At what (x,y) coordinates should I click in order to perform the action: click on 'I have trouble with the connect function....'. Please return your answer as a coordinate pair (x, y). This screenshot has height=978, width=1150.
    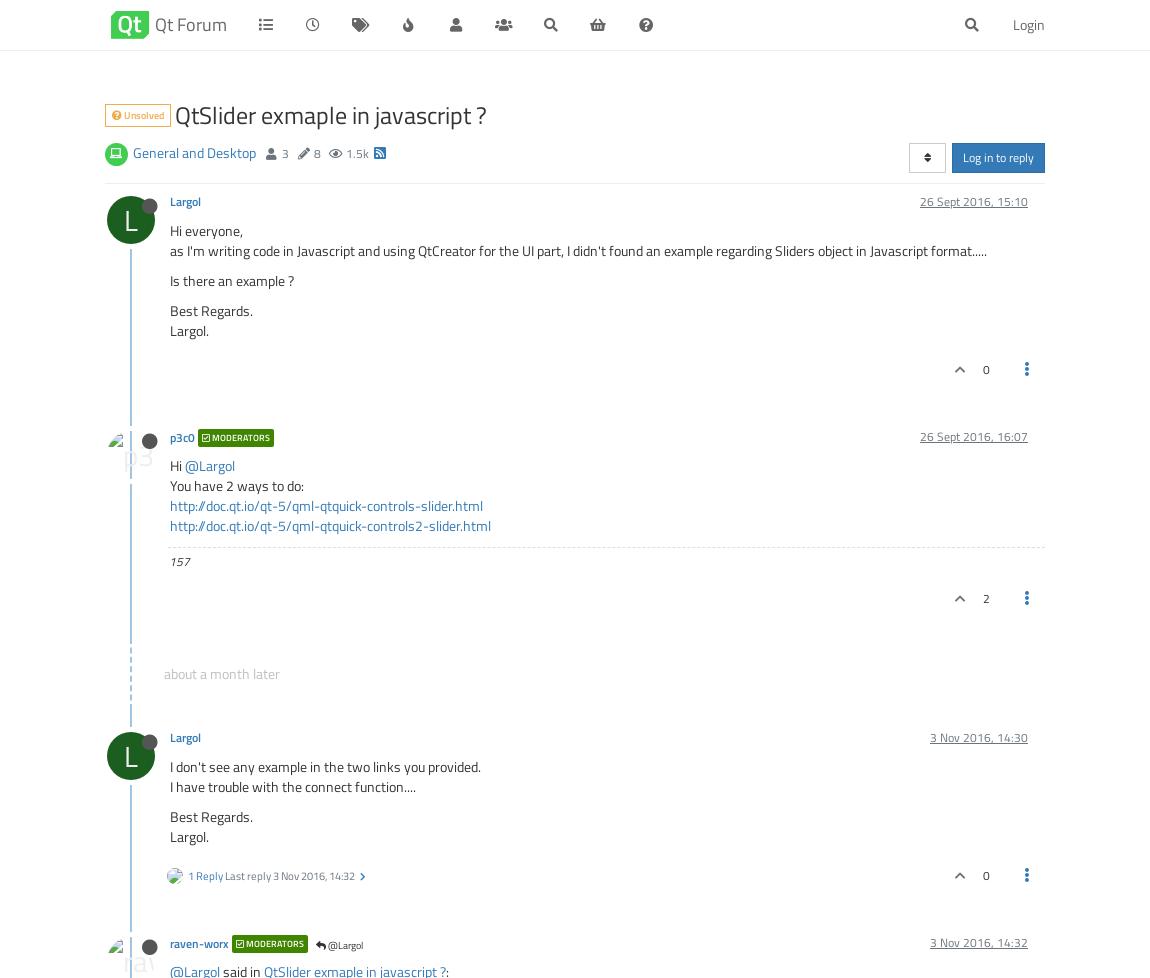
    Looking at the image, I should click on (293, 785).